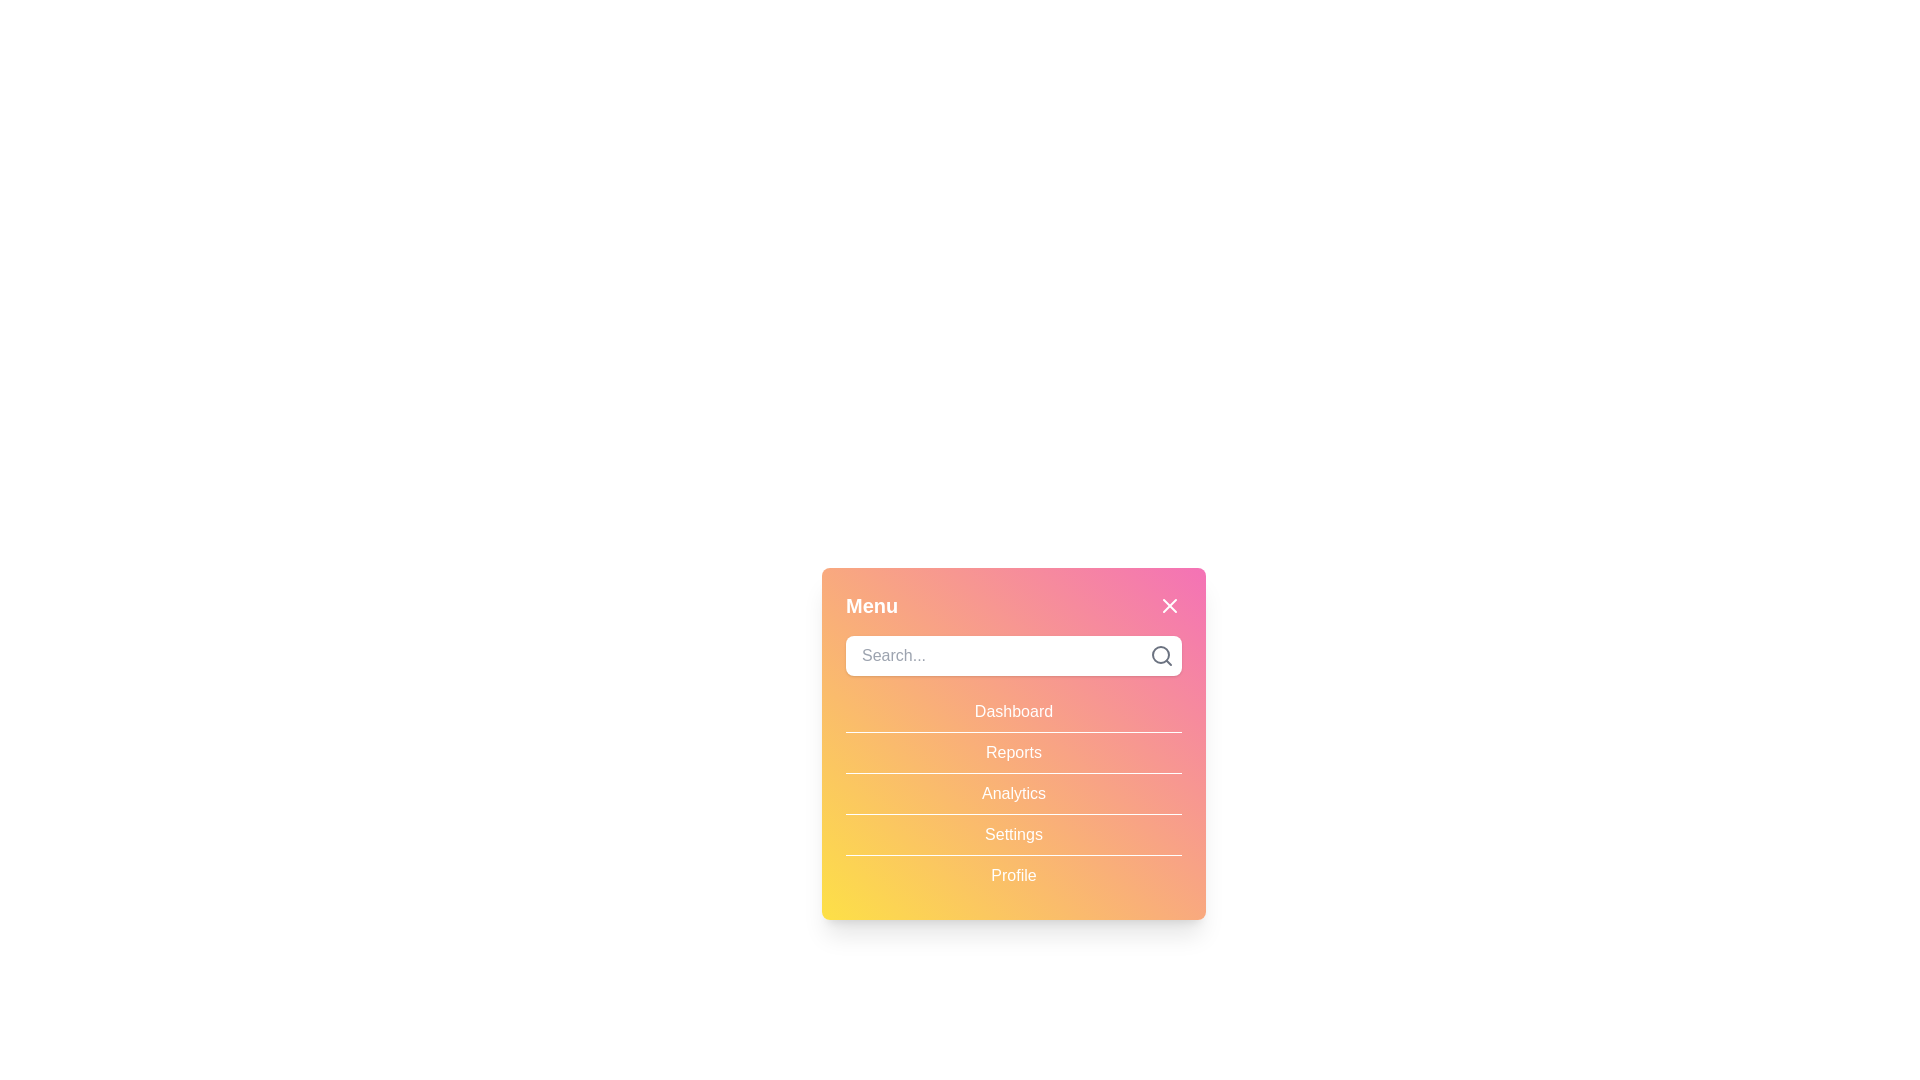 This screenshot has width=1920, height=1080. What do you see at coordinates (1013, 874) in the screenshot?
I see `the menu item Profile to observe hover effects` at bounding box center [1013, 874].